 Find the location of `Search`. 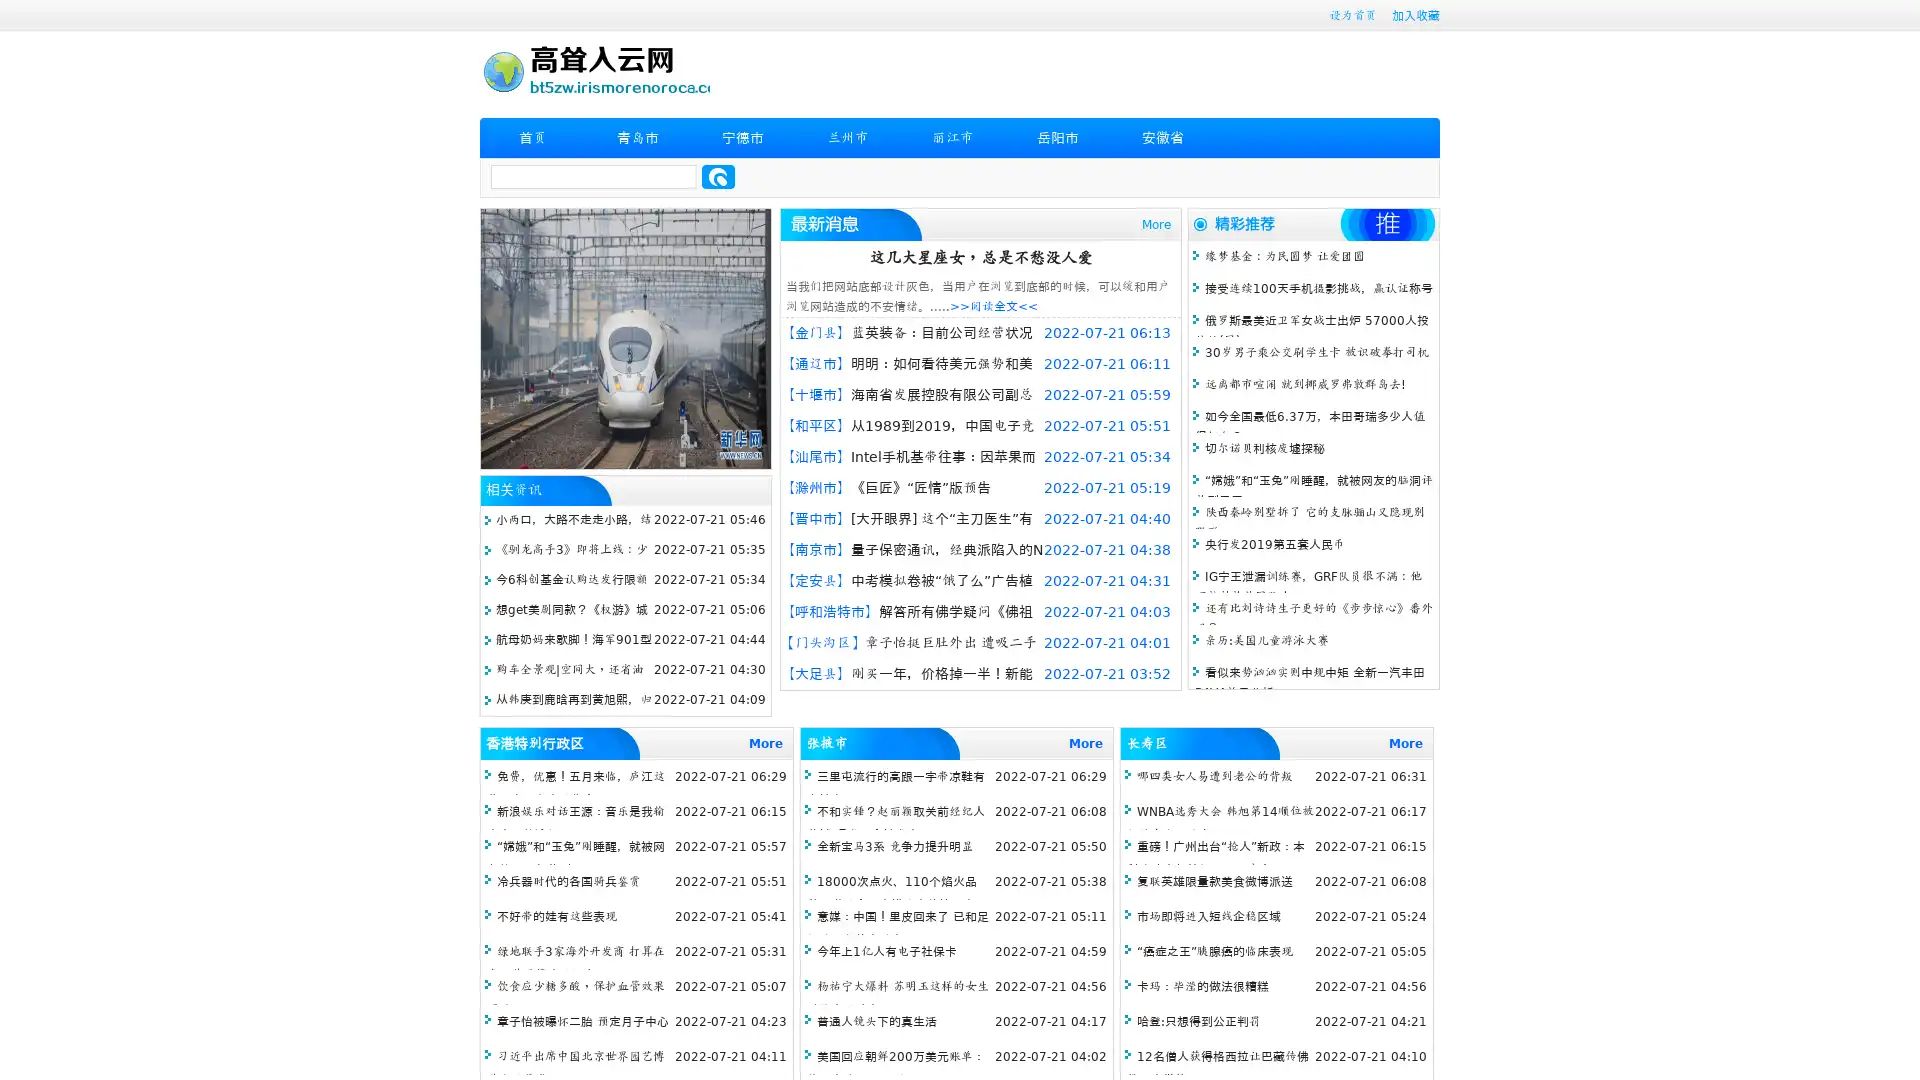

Search is located at coordinates (718, 176).